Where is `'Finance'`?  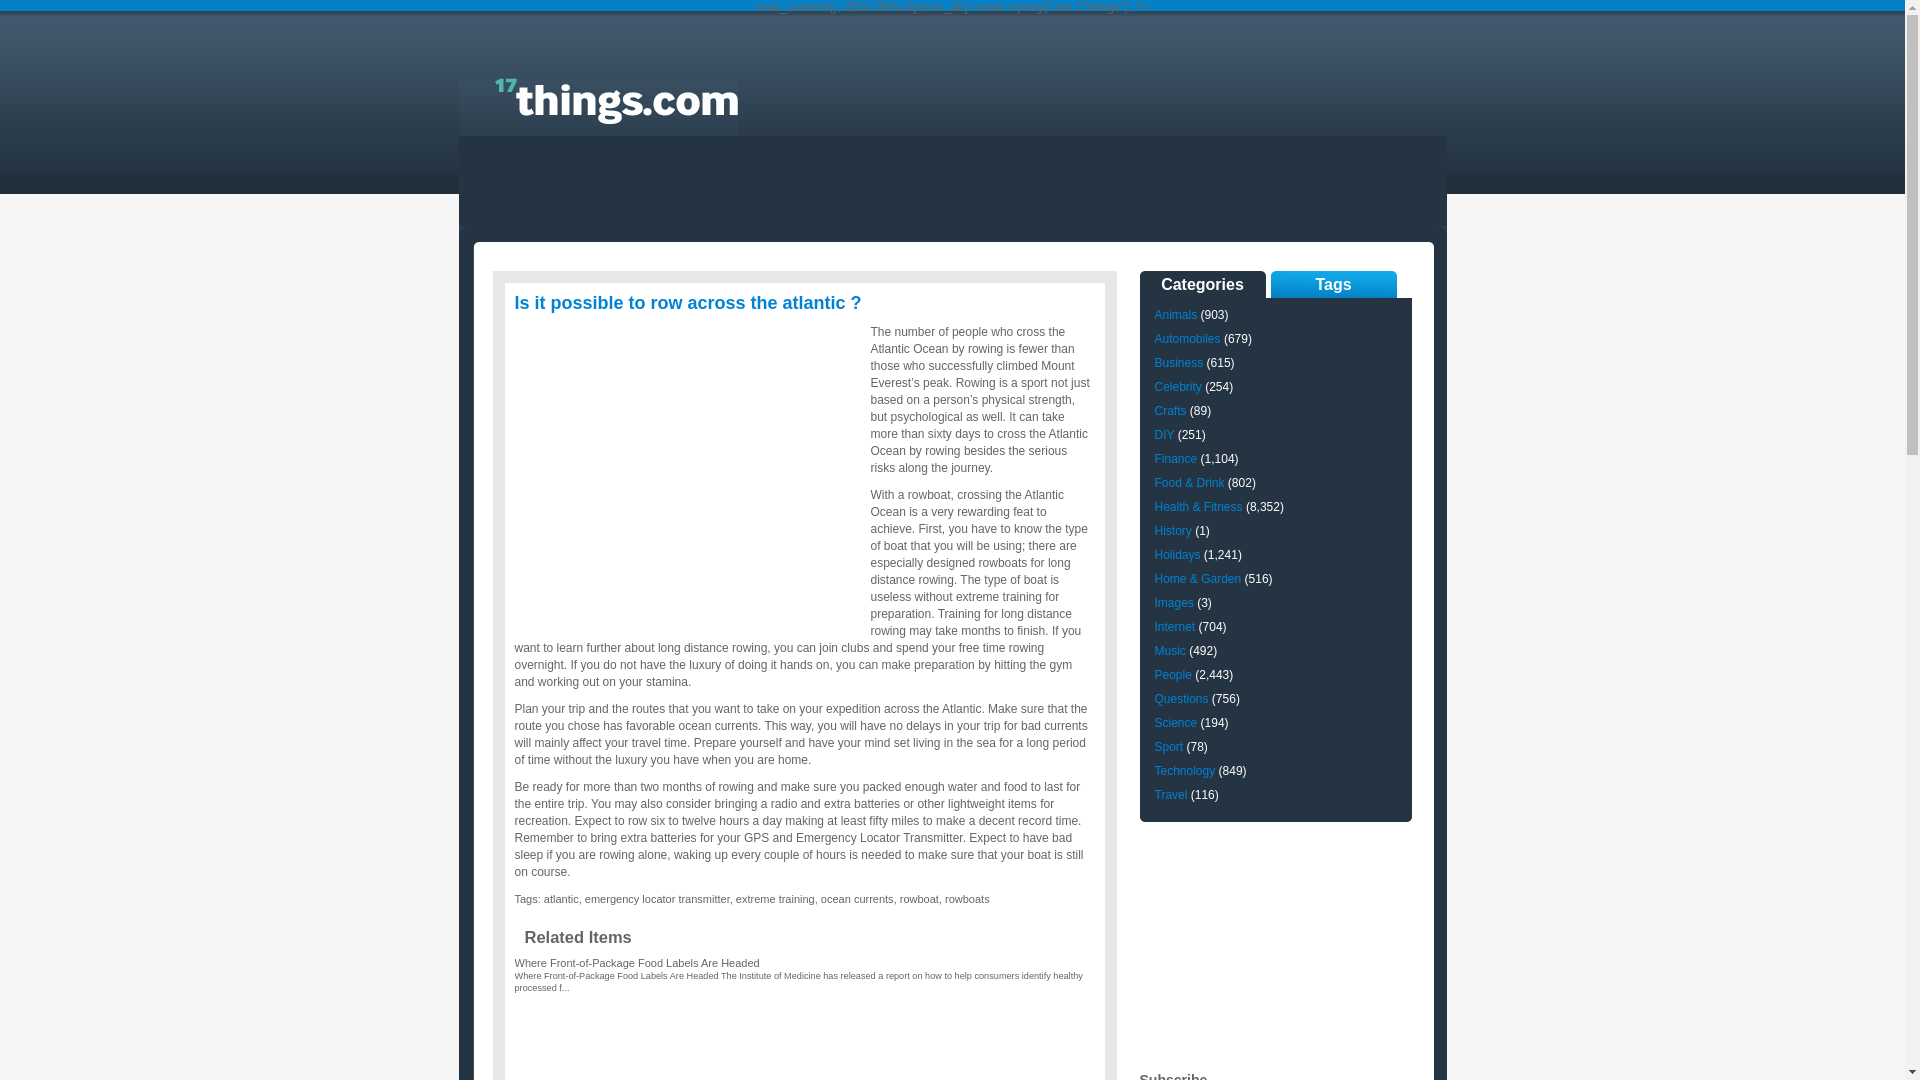
'Finance' is located at coordinates (1153, 459).